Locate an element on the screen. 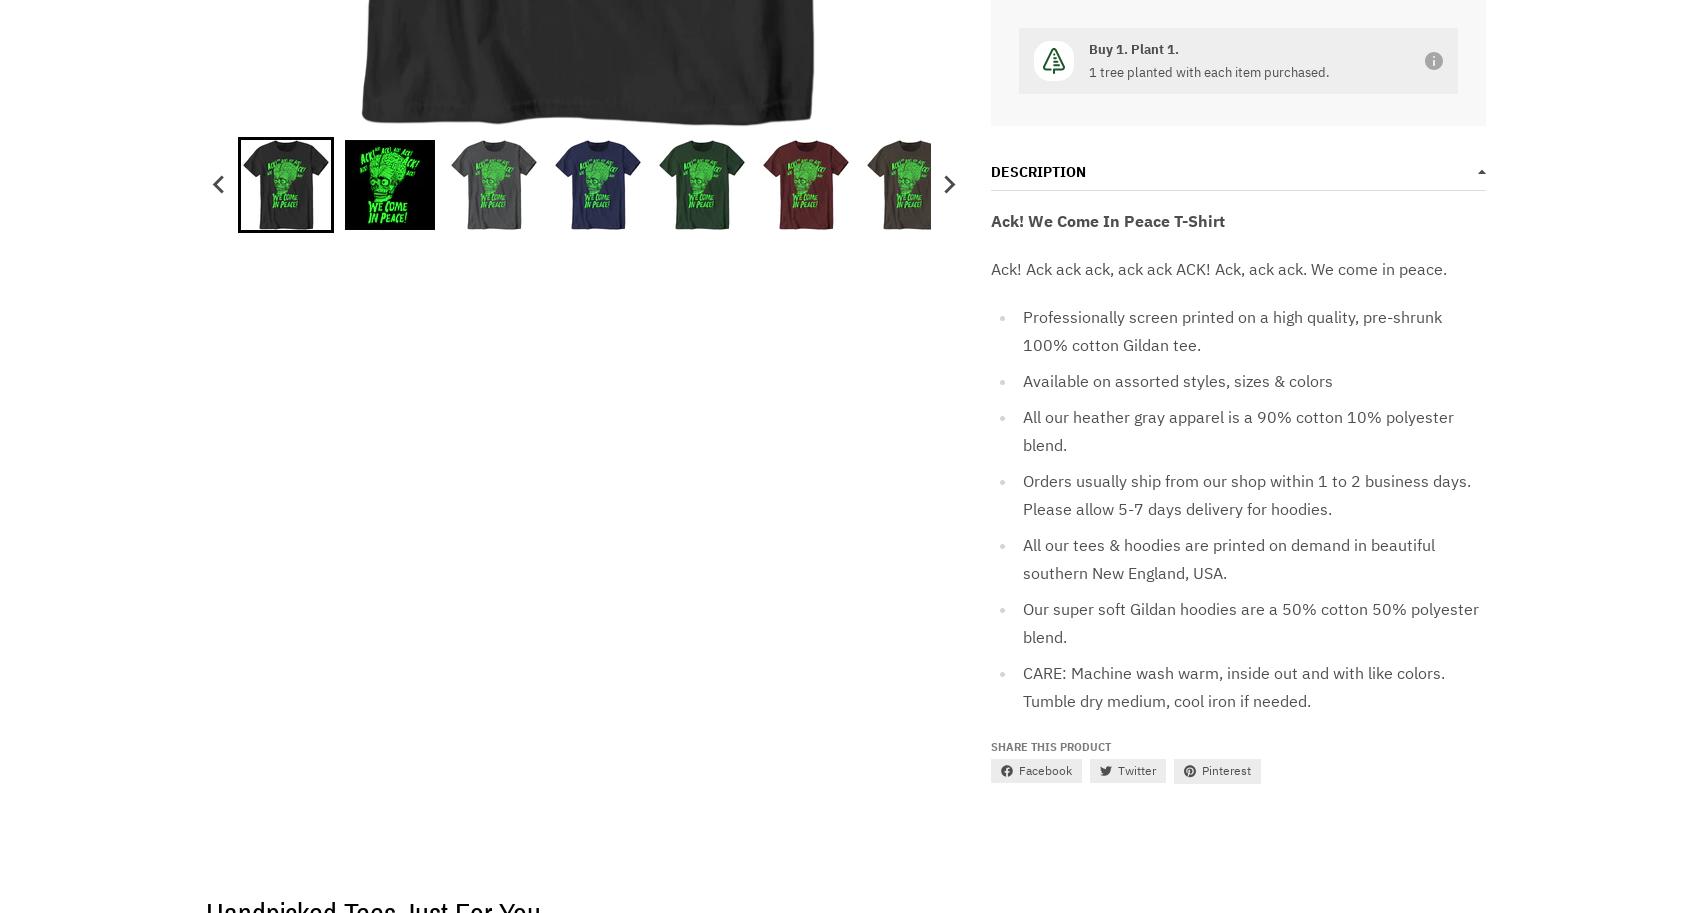  '1 tree planted with each item purchased.' is located at coordinates (1208, 70).